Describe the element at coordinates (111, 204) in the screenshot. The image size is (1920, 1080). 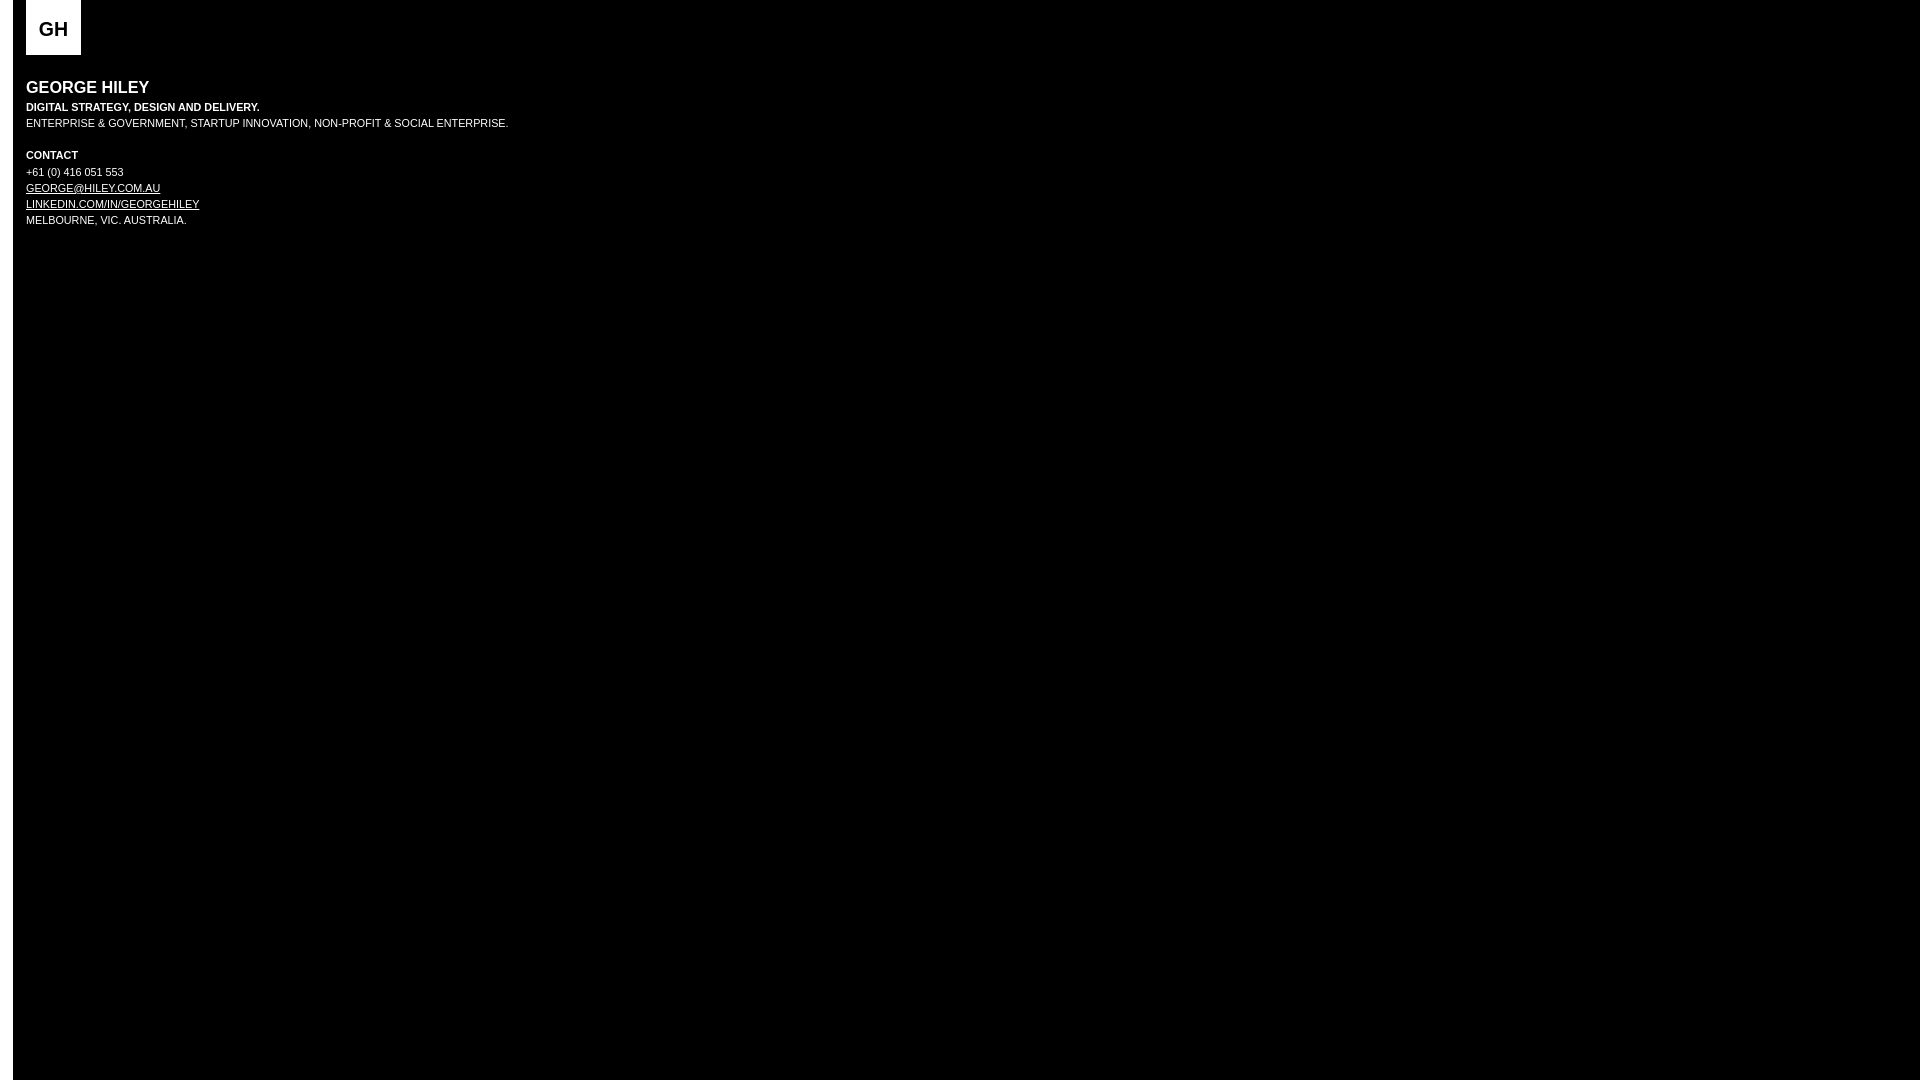
I see `'LINKEDIN.COM/IN/GEORGEHILEY'` at that location.